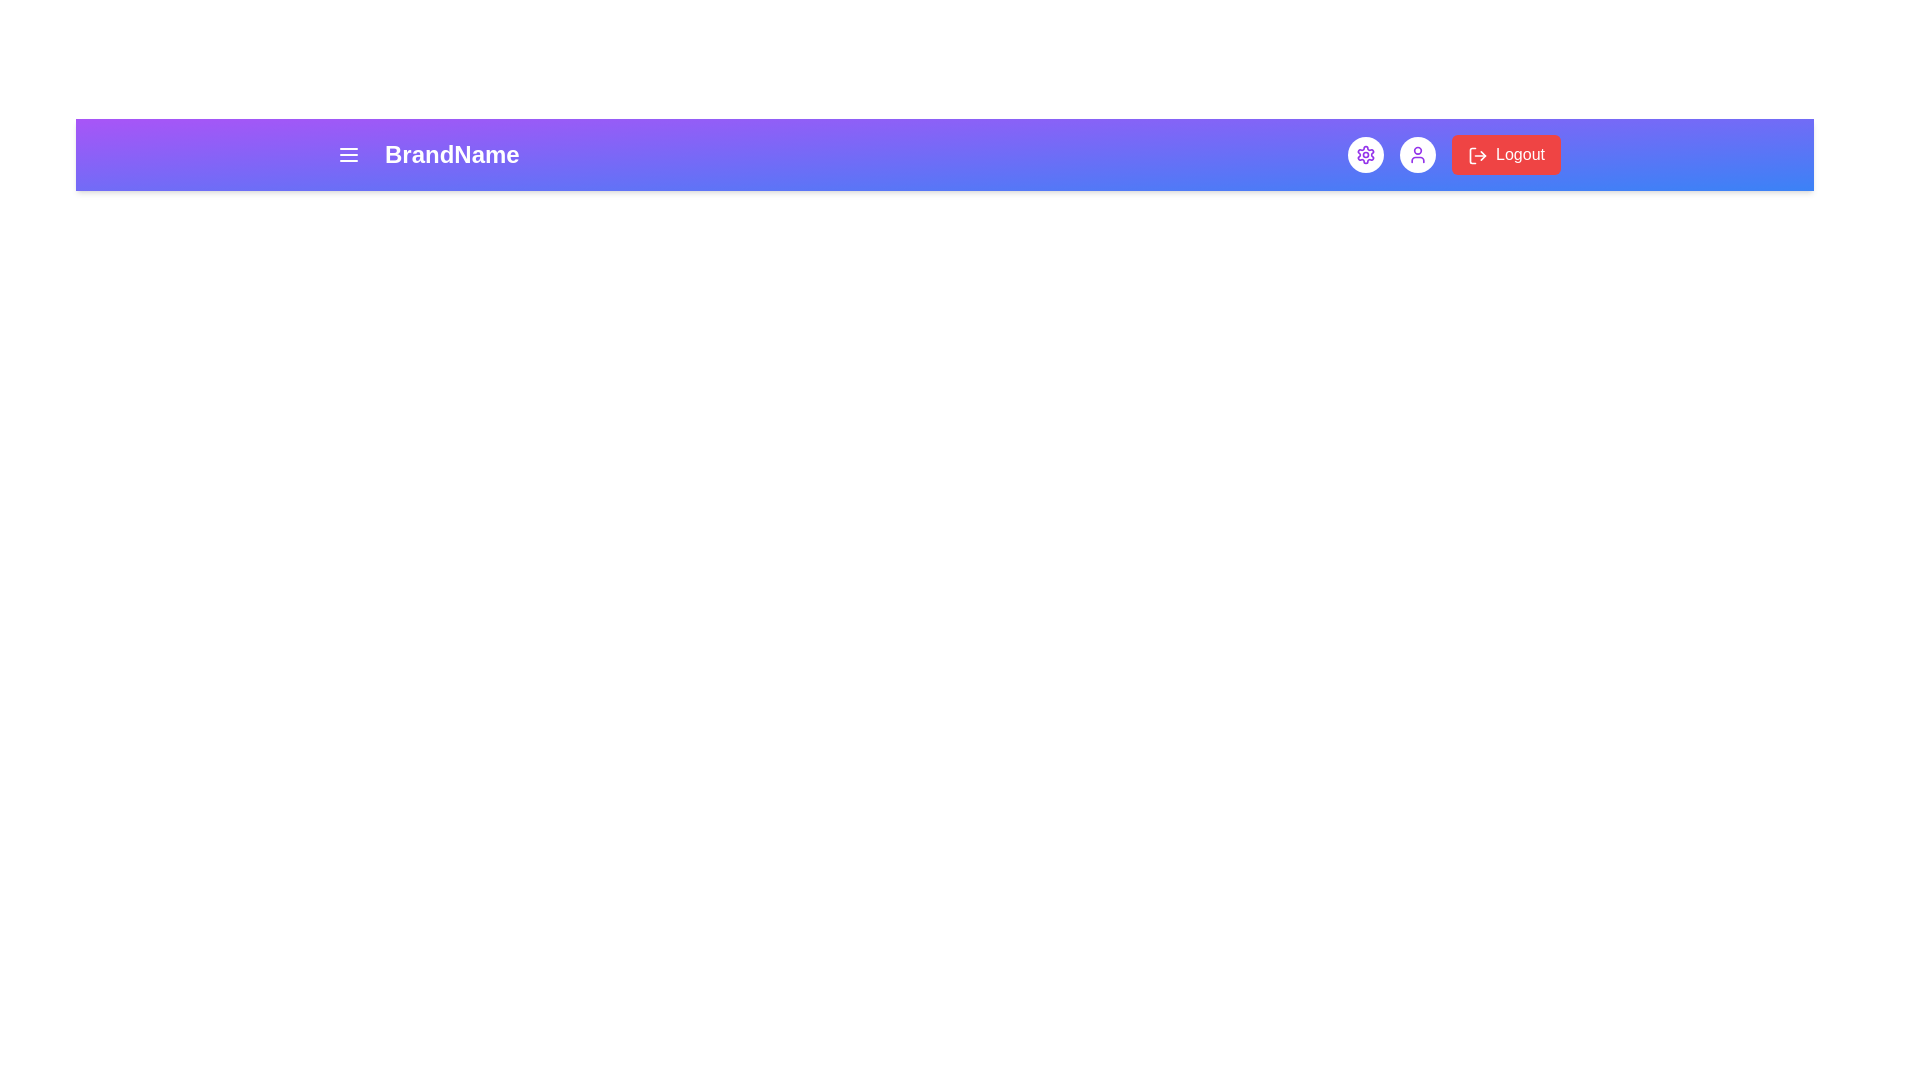 The height and width of the screenshot is (1080, 1920). Describe the element at coordinates (1506, 153) in the screenshot. I see `the logout button to log out of the application` at that location.